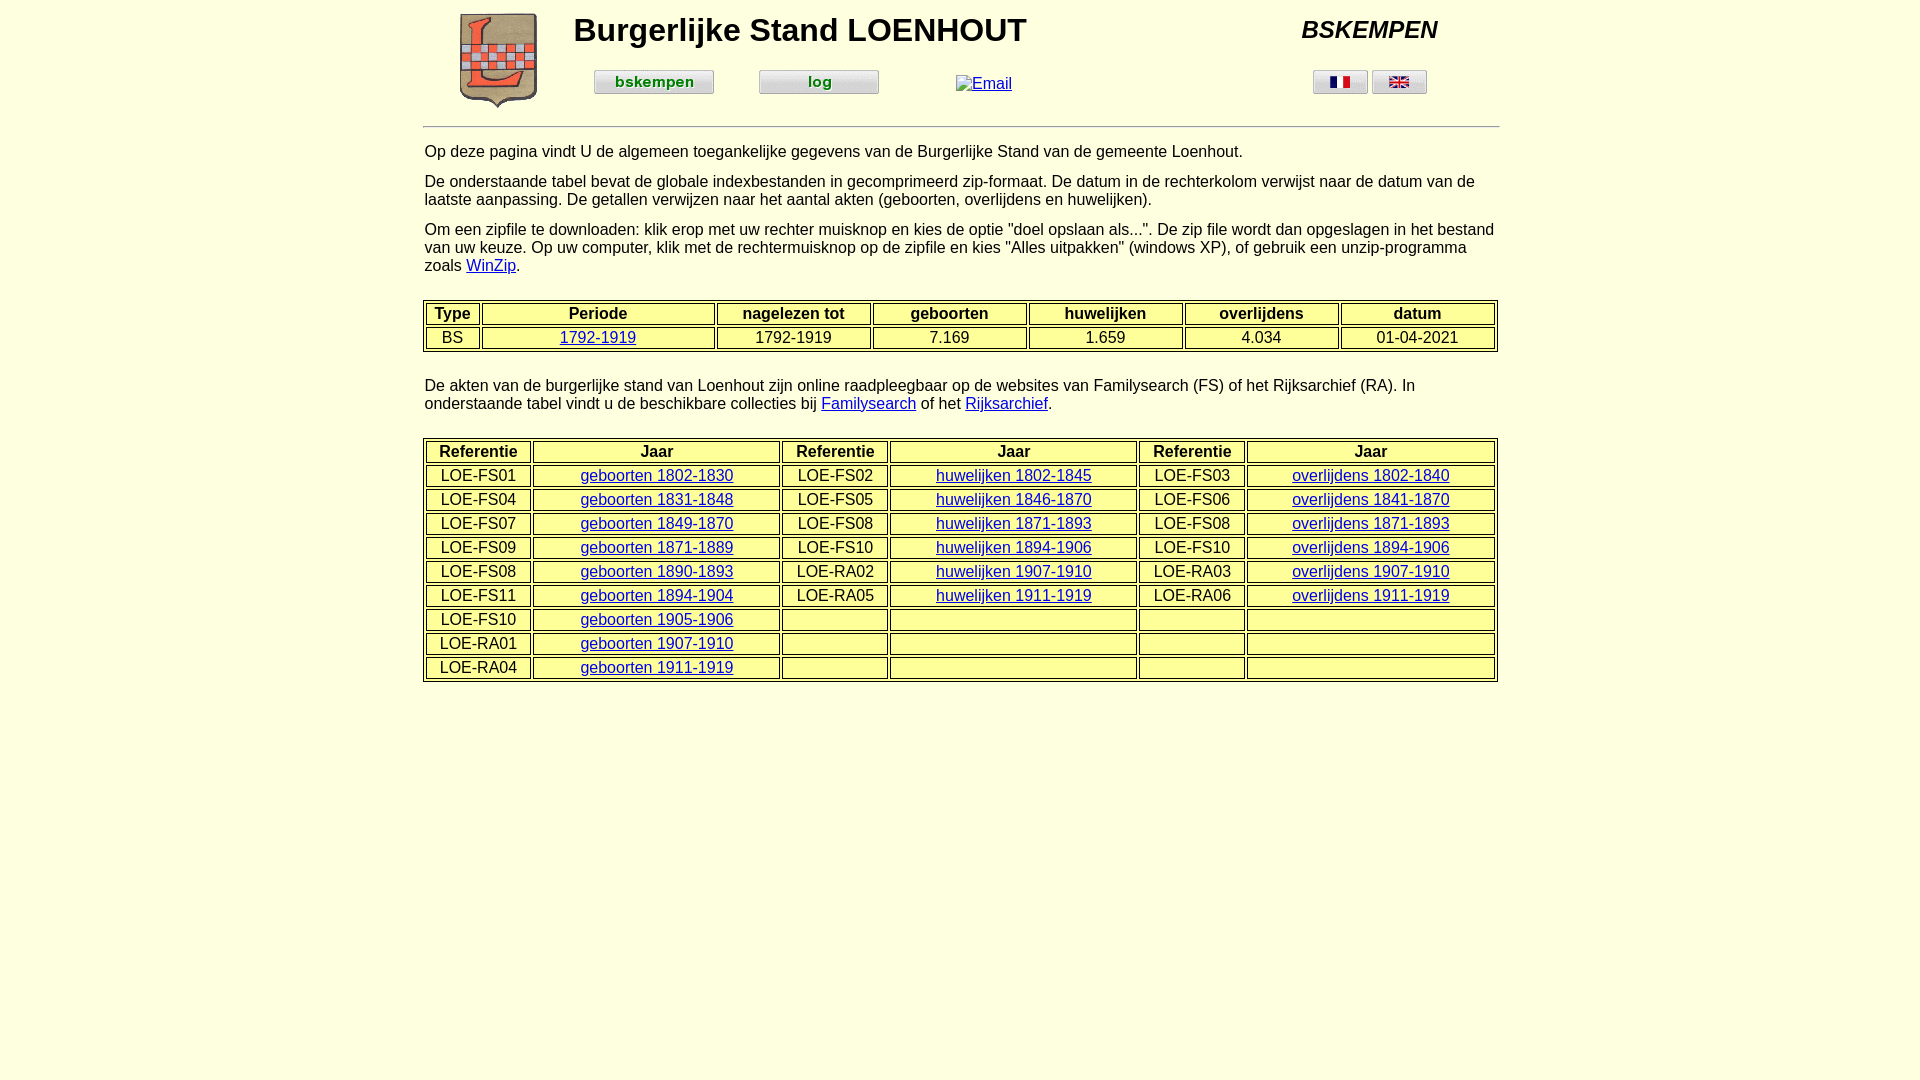 Image resolution: width=1920 pixels, height=1080 pixels. Describe the element at coordinates (820, 403) in the screenshot. I see `'Familysearch'` at that location.